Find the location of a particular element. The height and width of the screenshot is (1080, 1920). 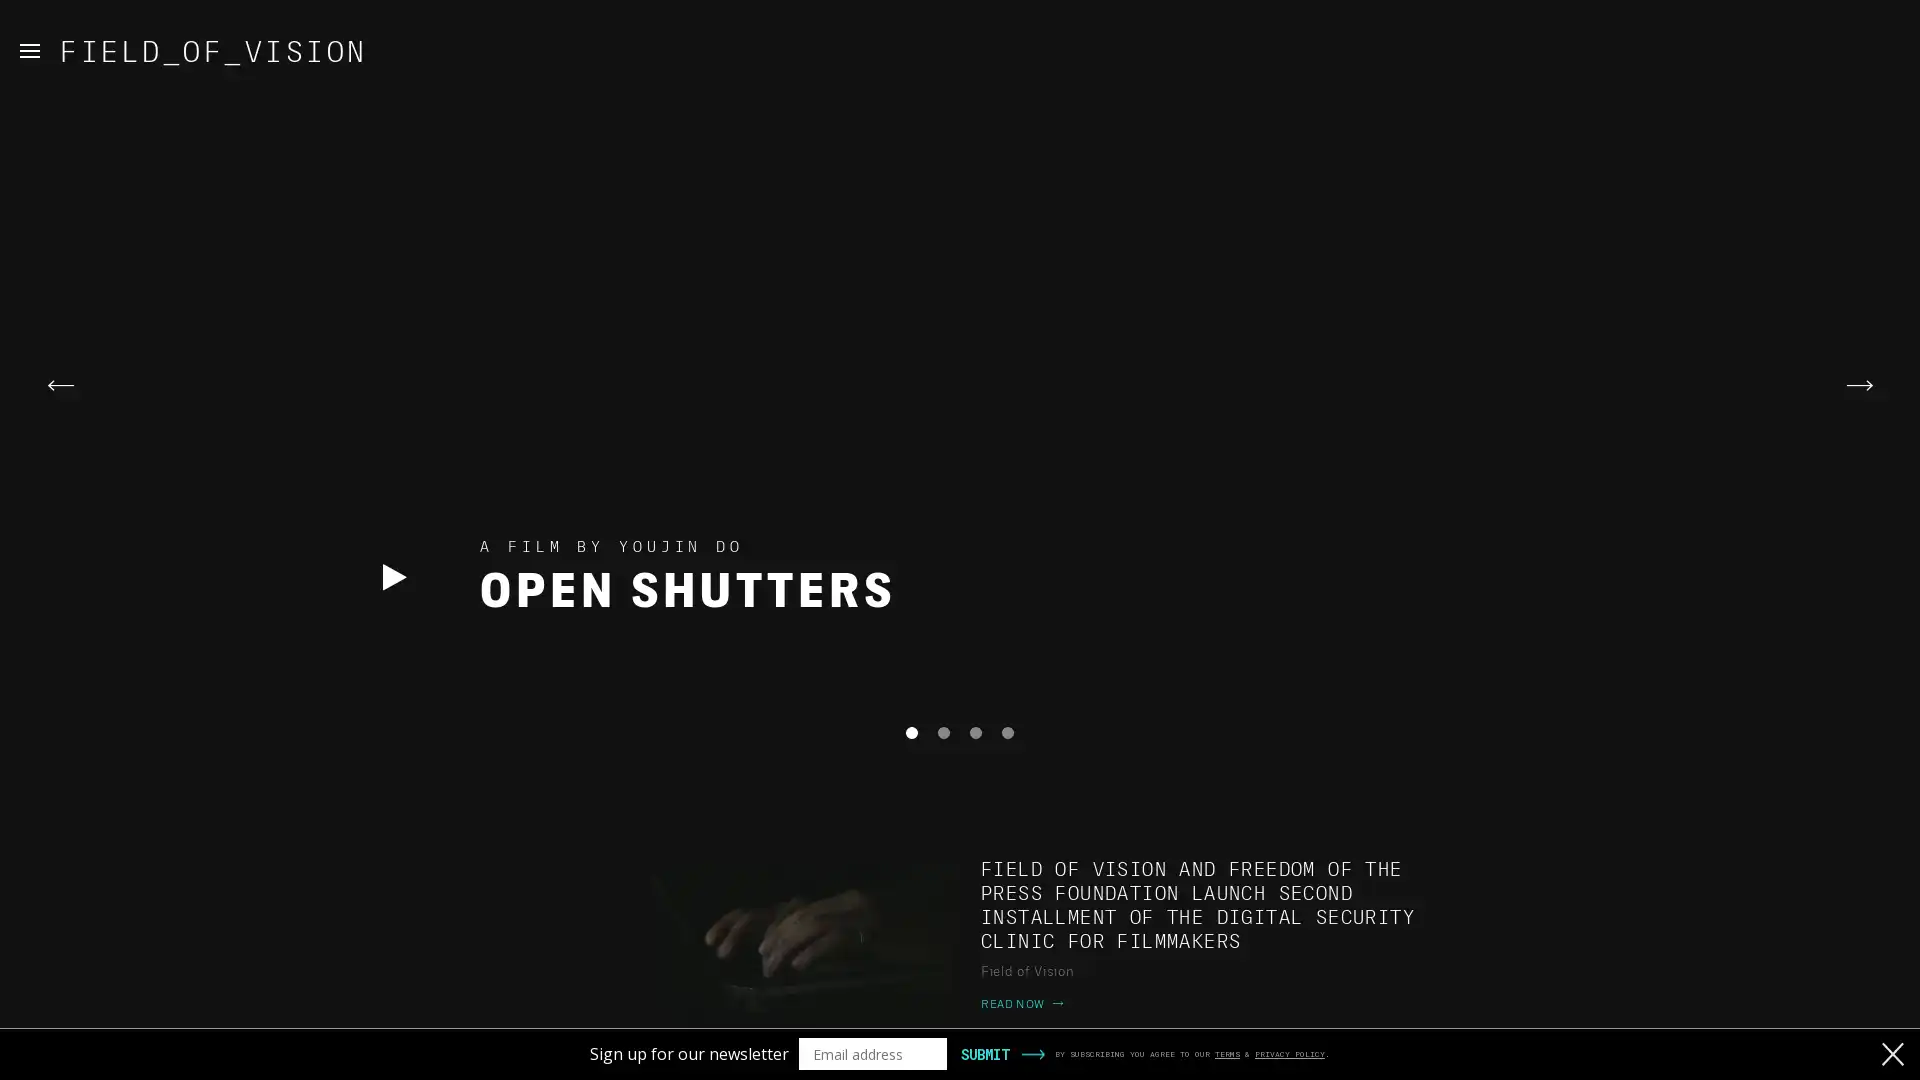

Sign up for our newsletter is located at coordinates (689, 1052).